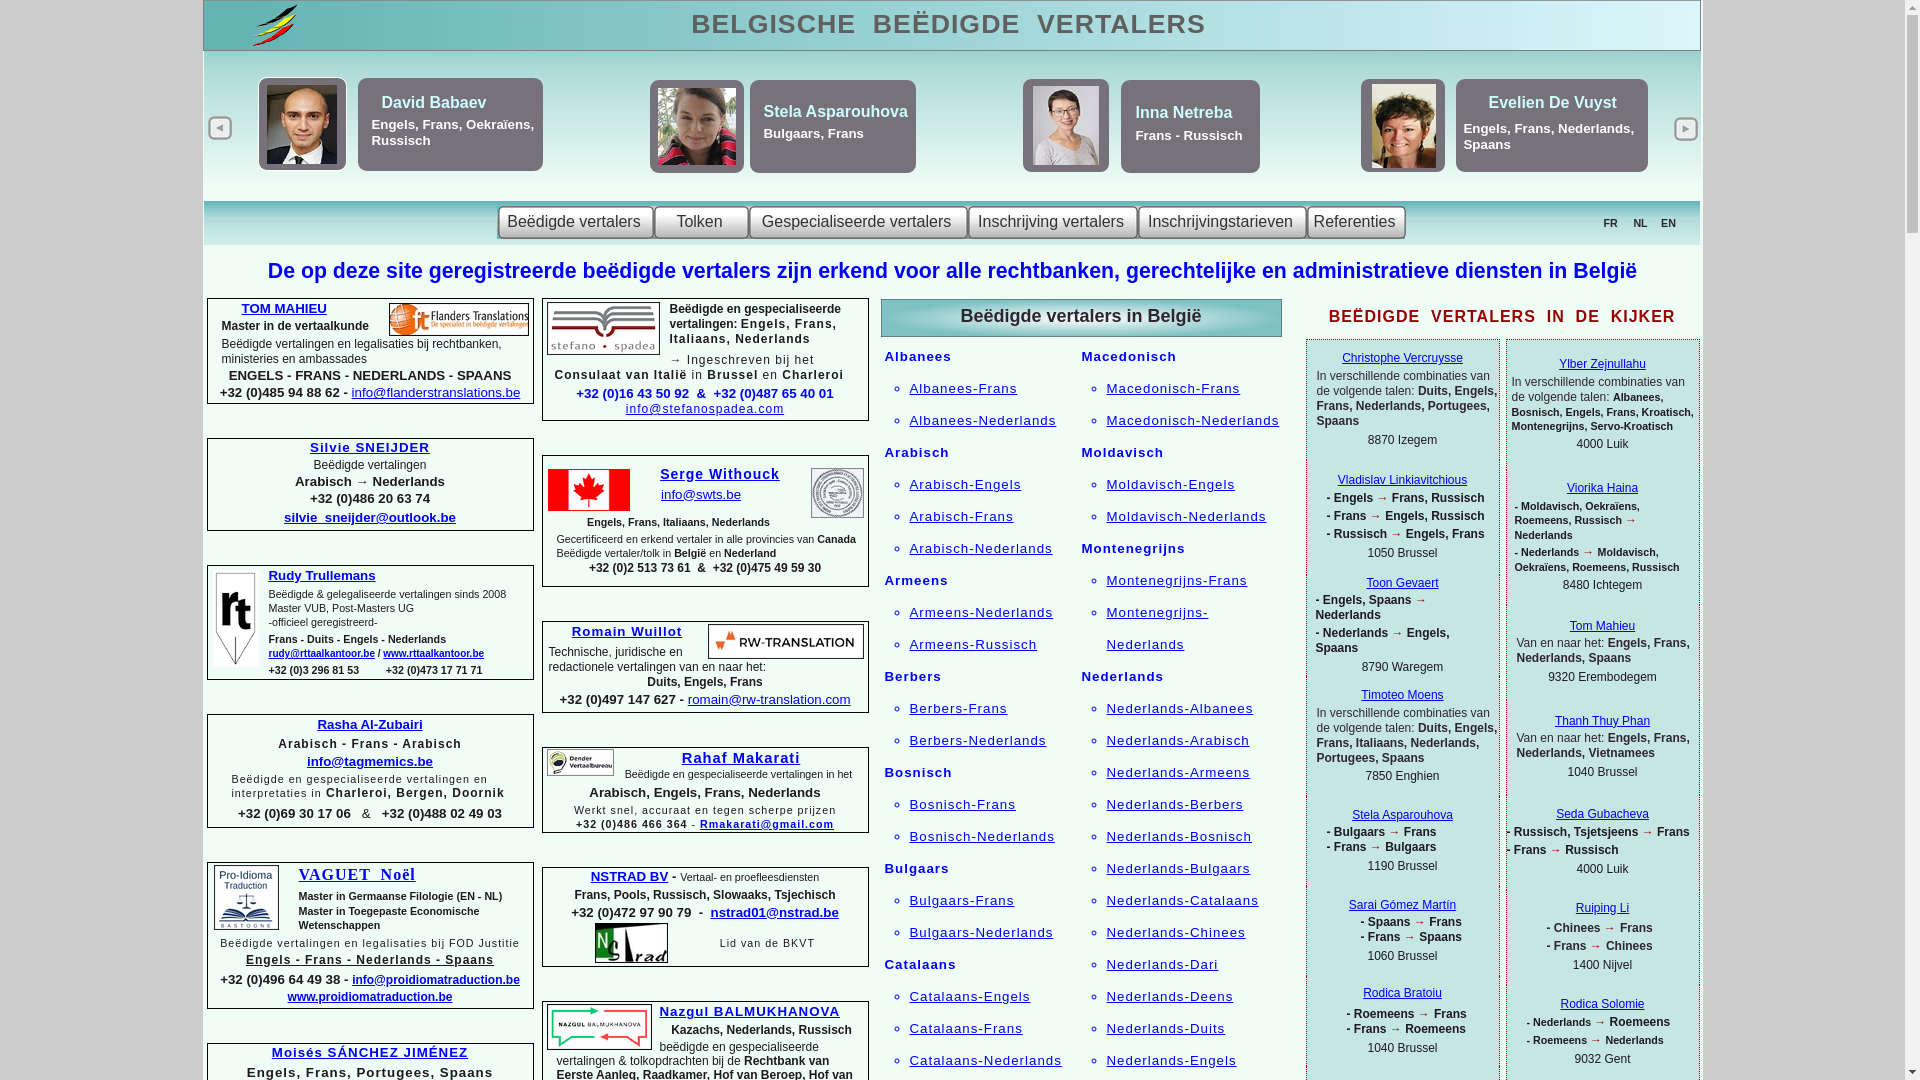 The image size is (1920, 1080). I want to click on 'Bulgaars-Nederlands', so click(982, 932).